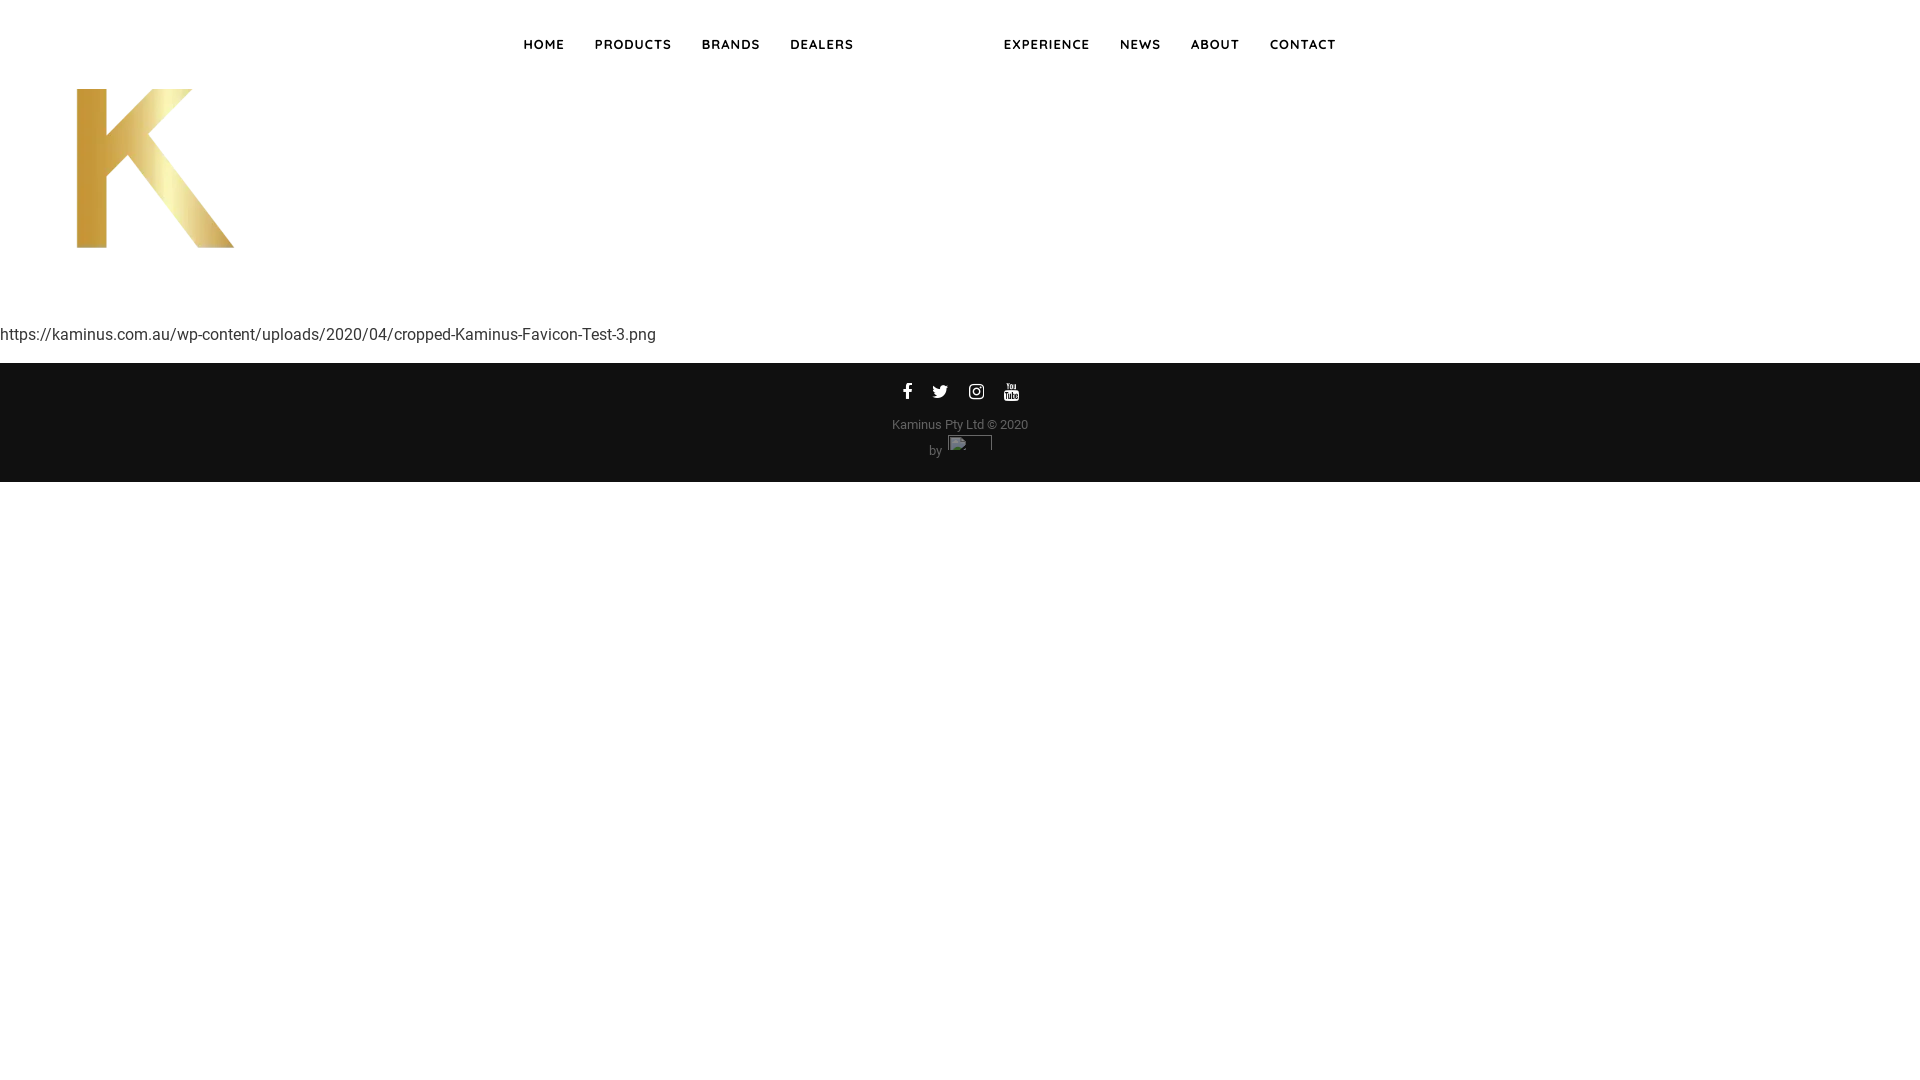  Describe the element at coordinates (1011, 395) in the screenshot. I see `'Youtube'` at that location.